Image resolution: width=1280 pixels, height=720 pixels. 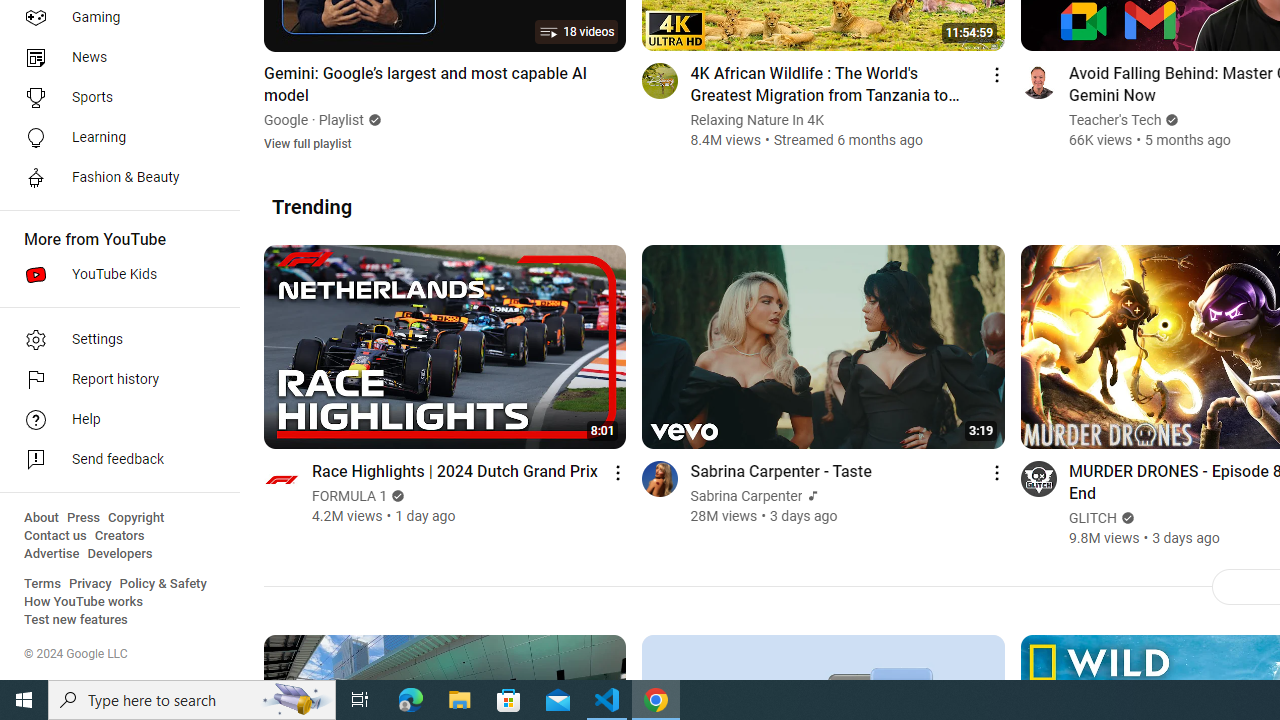 I want to click on 'Contact us', so click(x=55, y=535).